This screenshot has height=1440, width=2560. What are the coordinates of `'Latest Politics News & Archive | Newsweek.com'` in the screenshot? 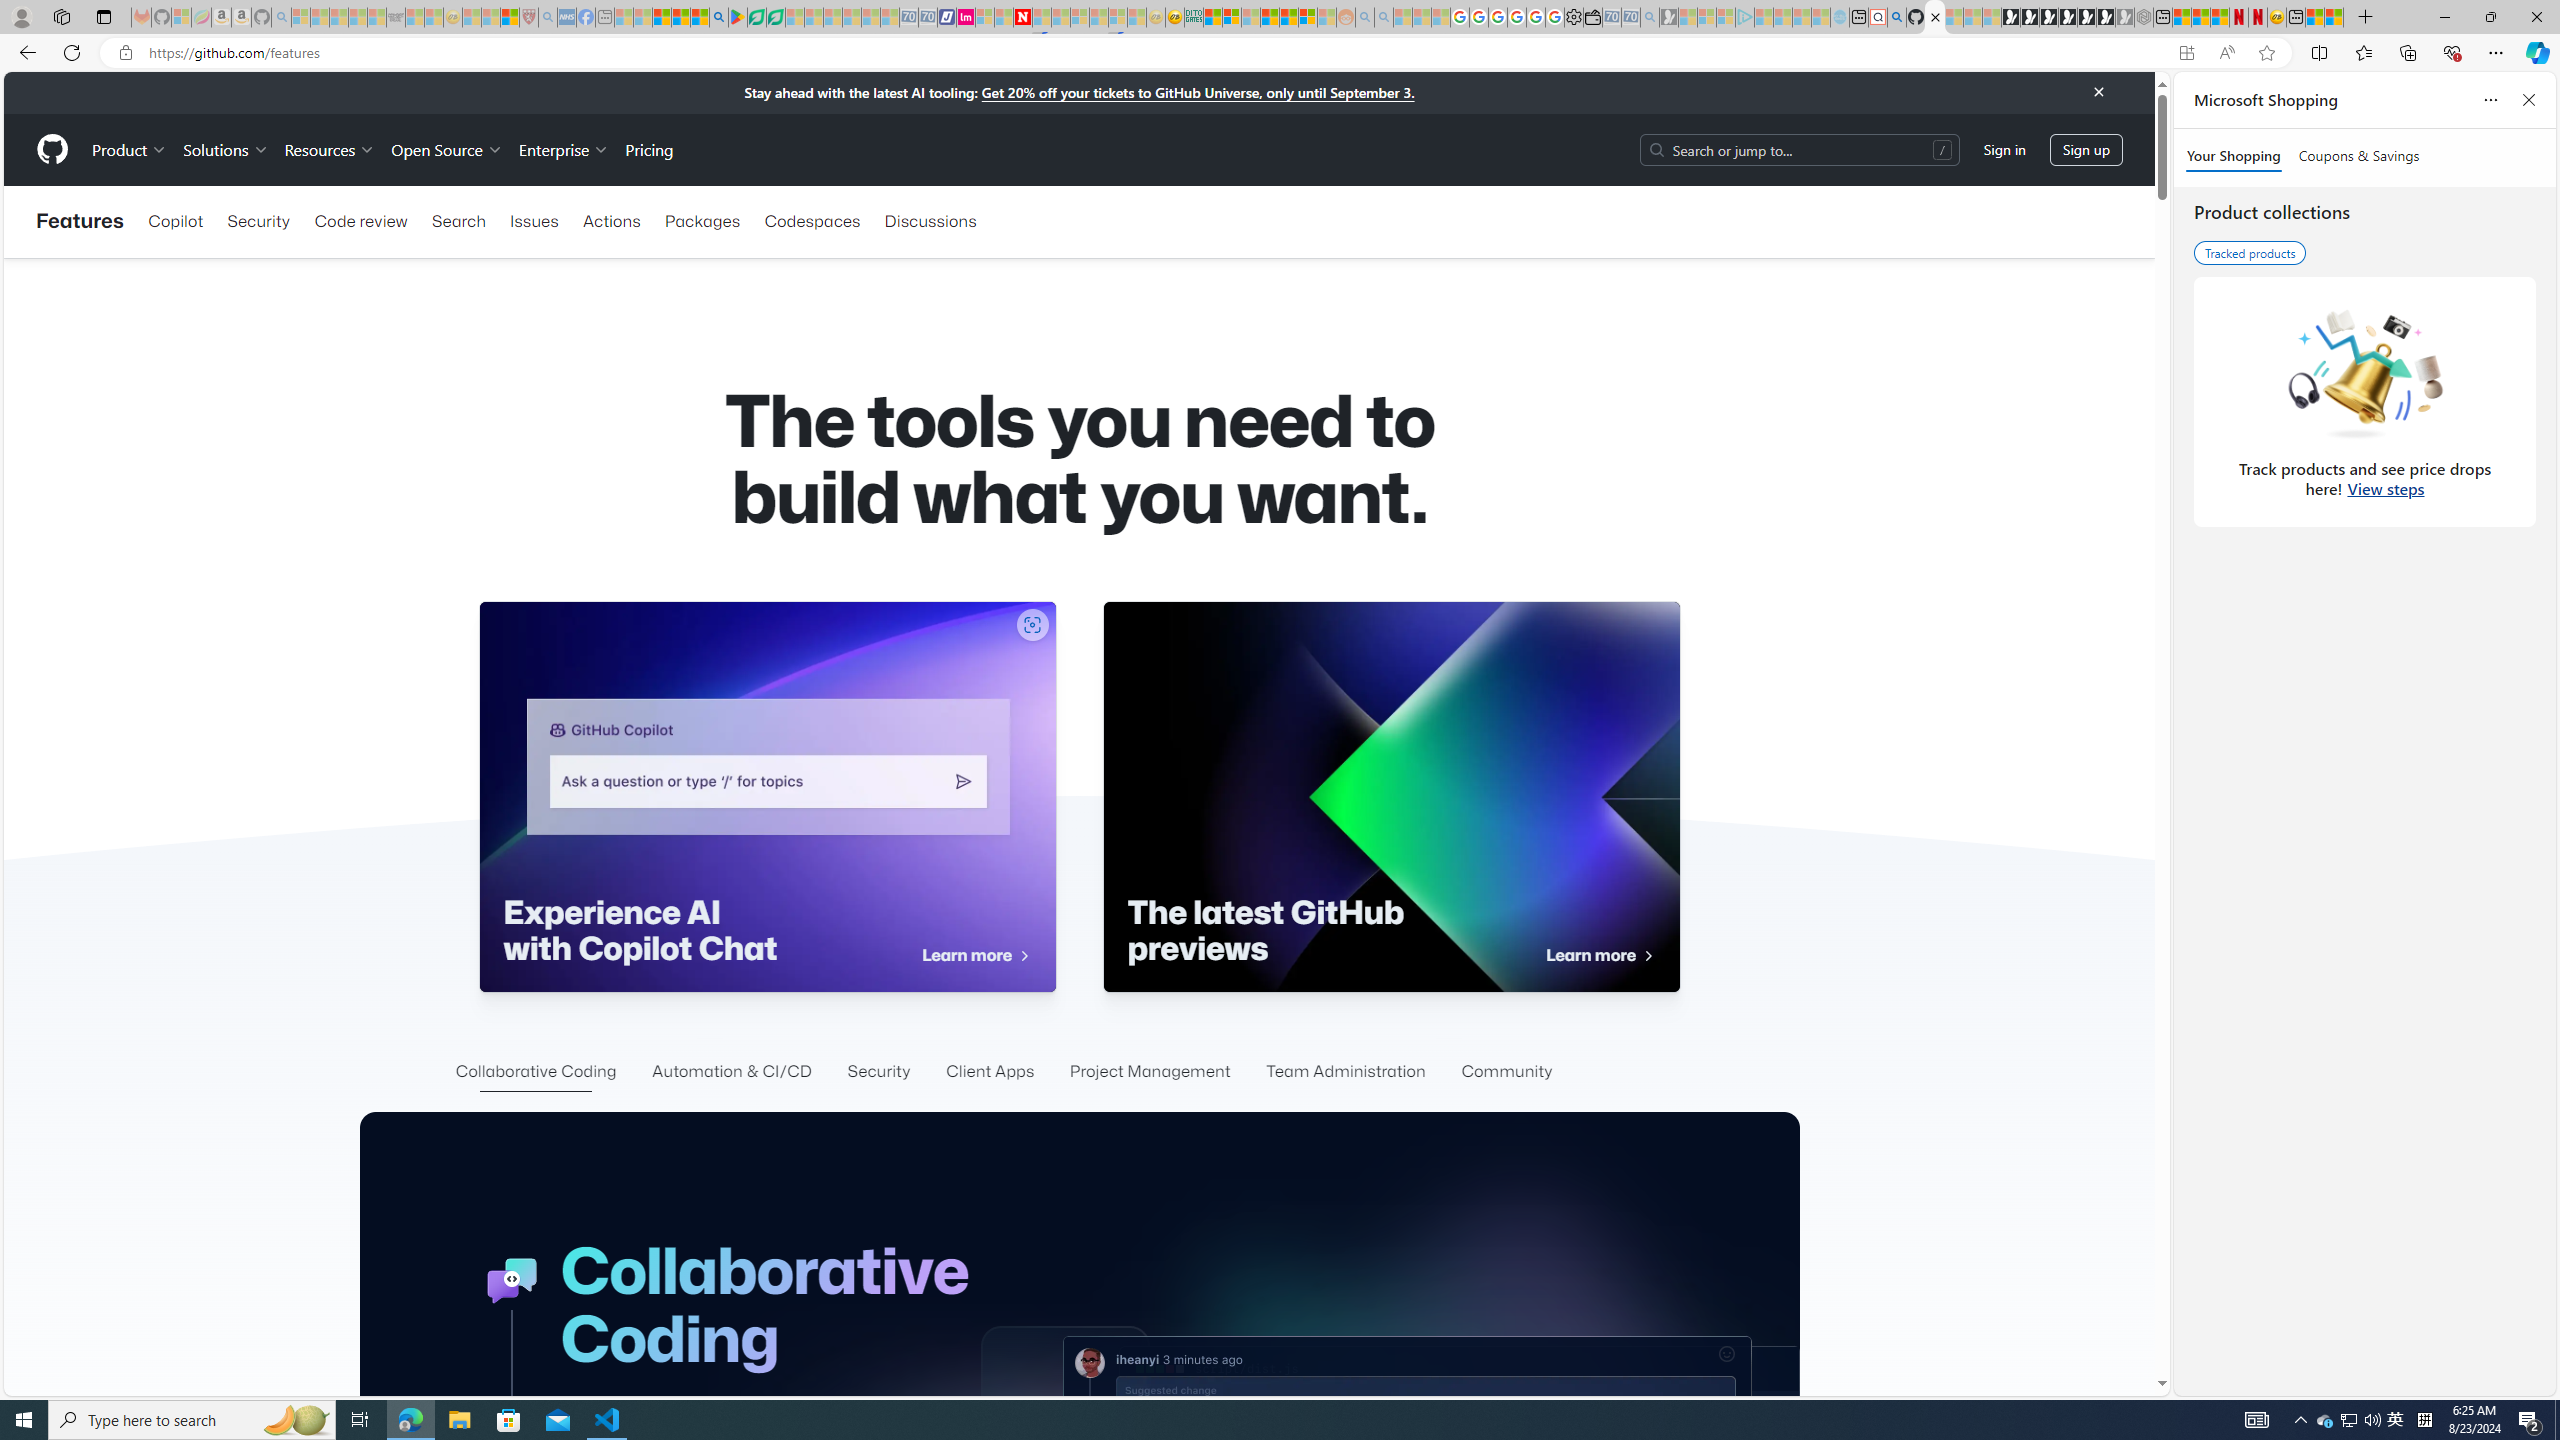 It's located at (1023, 16).